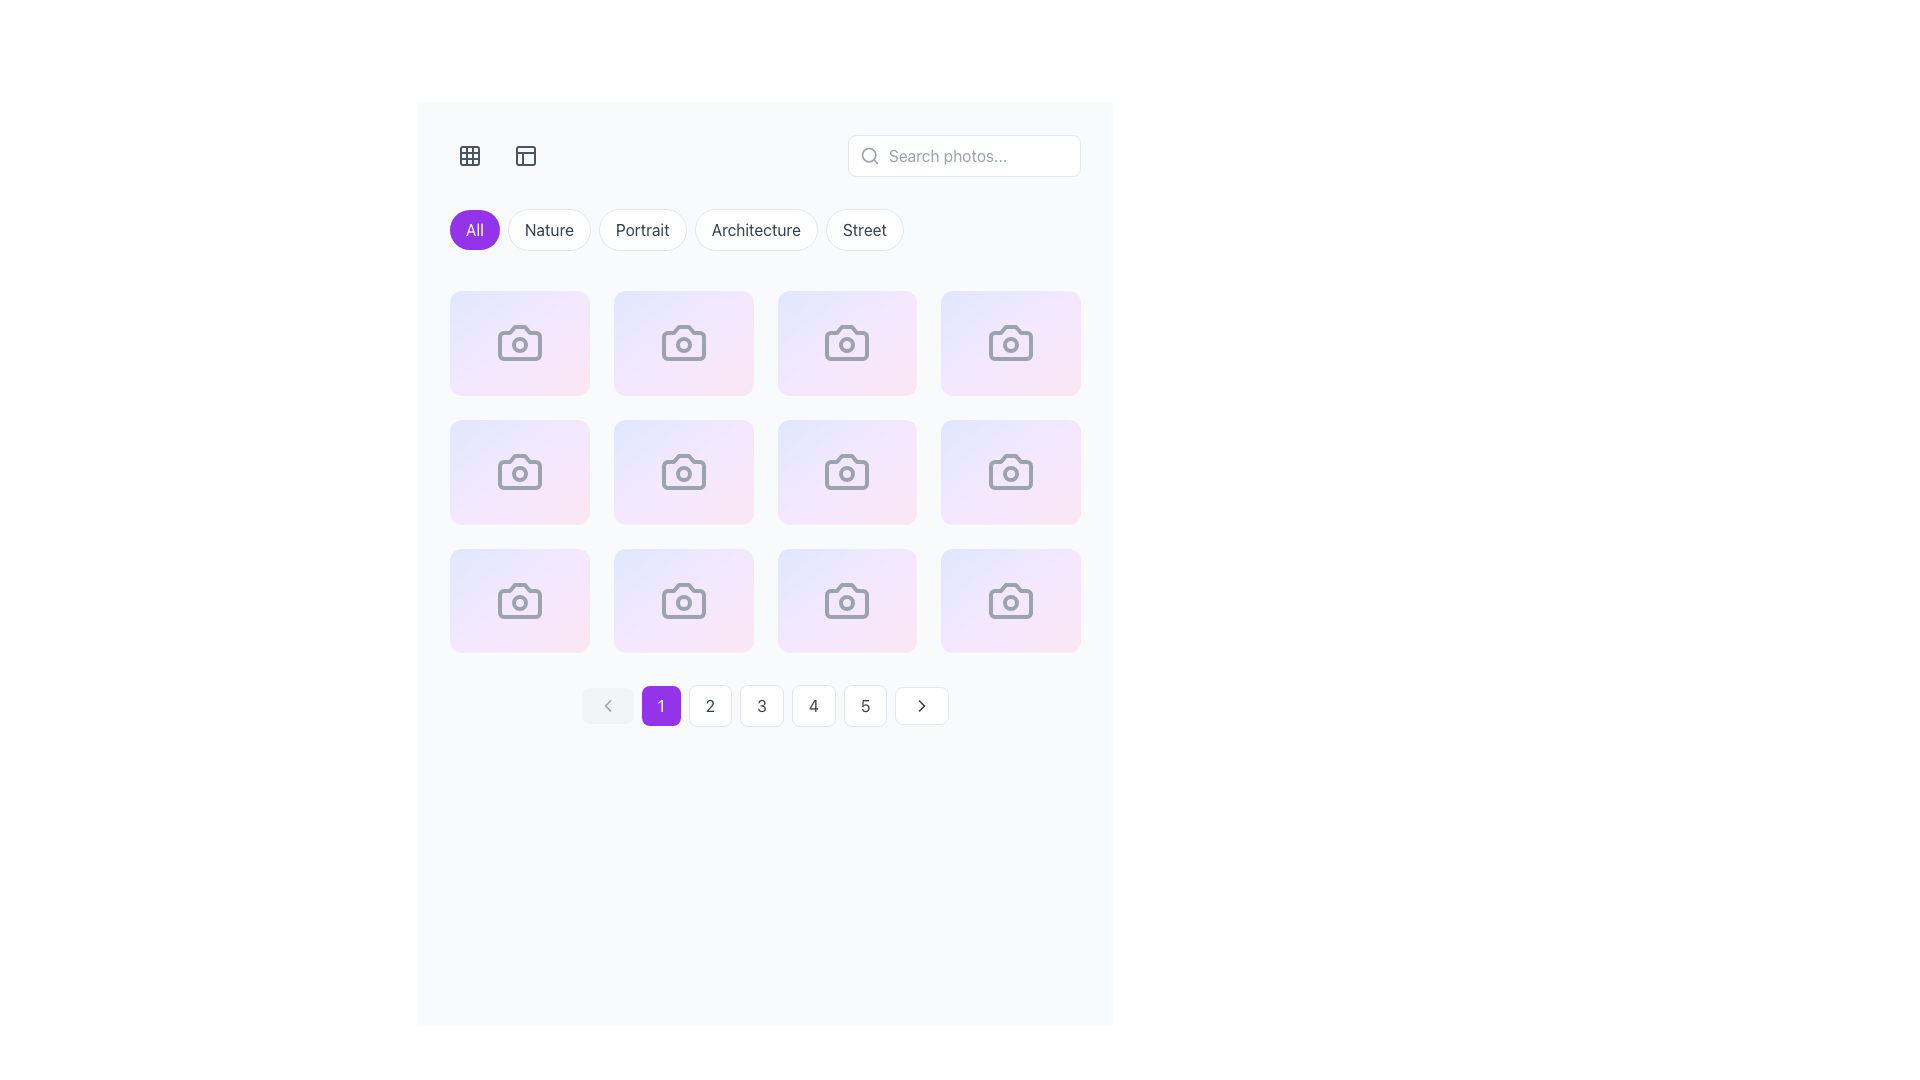 The height and width of the screenshot is (1080, 1920). What do you see at coordinates (847, 619) in the screenshot?
I see `the button located at the bottom section of the card labeled 'Photograph #11', which is horizontally centered among a row of circular buttons` at bounding box center [847, 619].